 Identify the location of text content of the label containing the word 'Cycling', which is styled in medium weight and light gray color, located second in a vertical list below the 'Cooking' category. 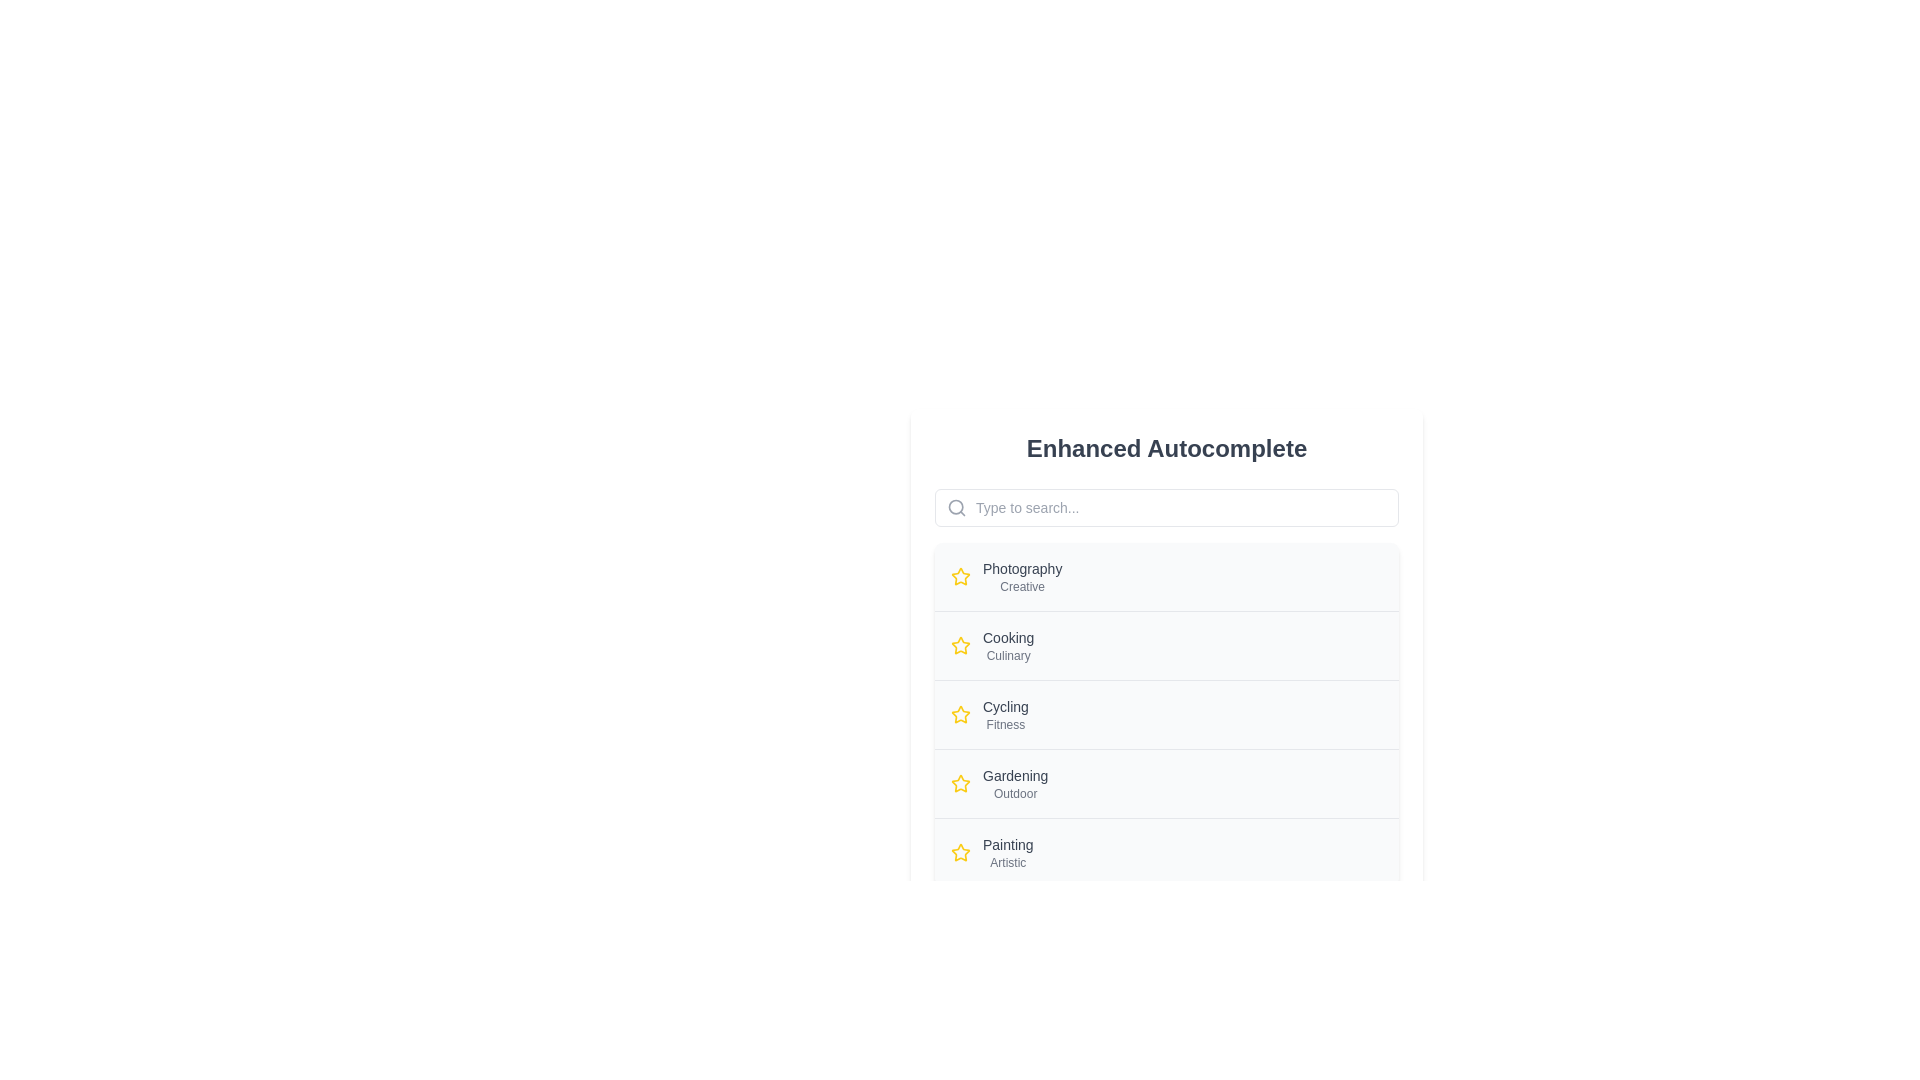
(1005, 705).